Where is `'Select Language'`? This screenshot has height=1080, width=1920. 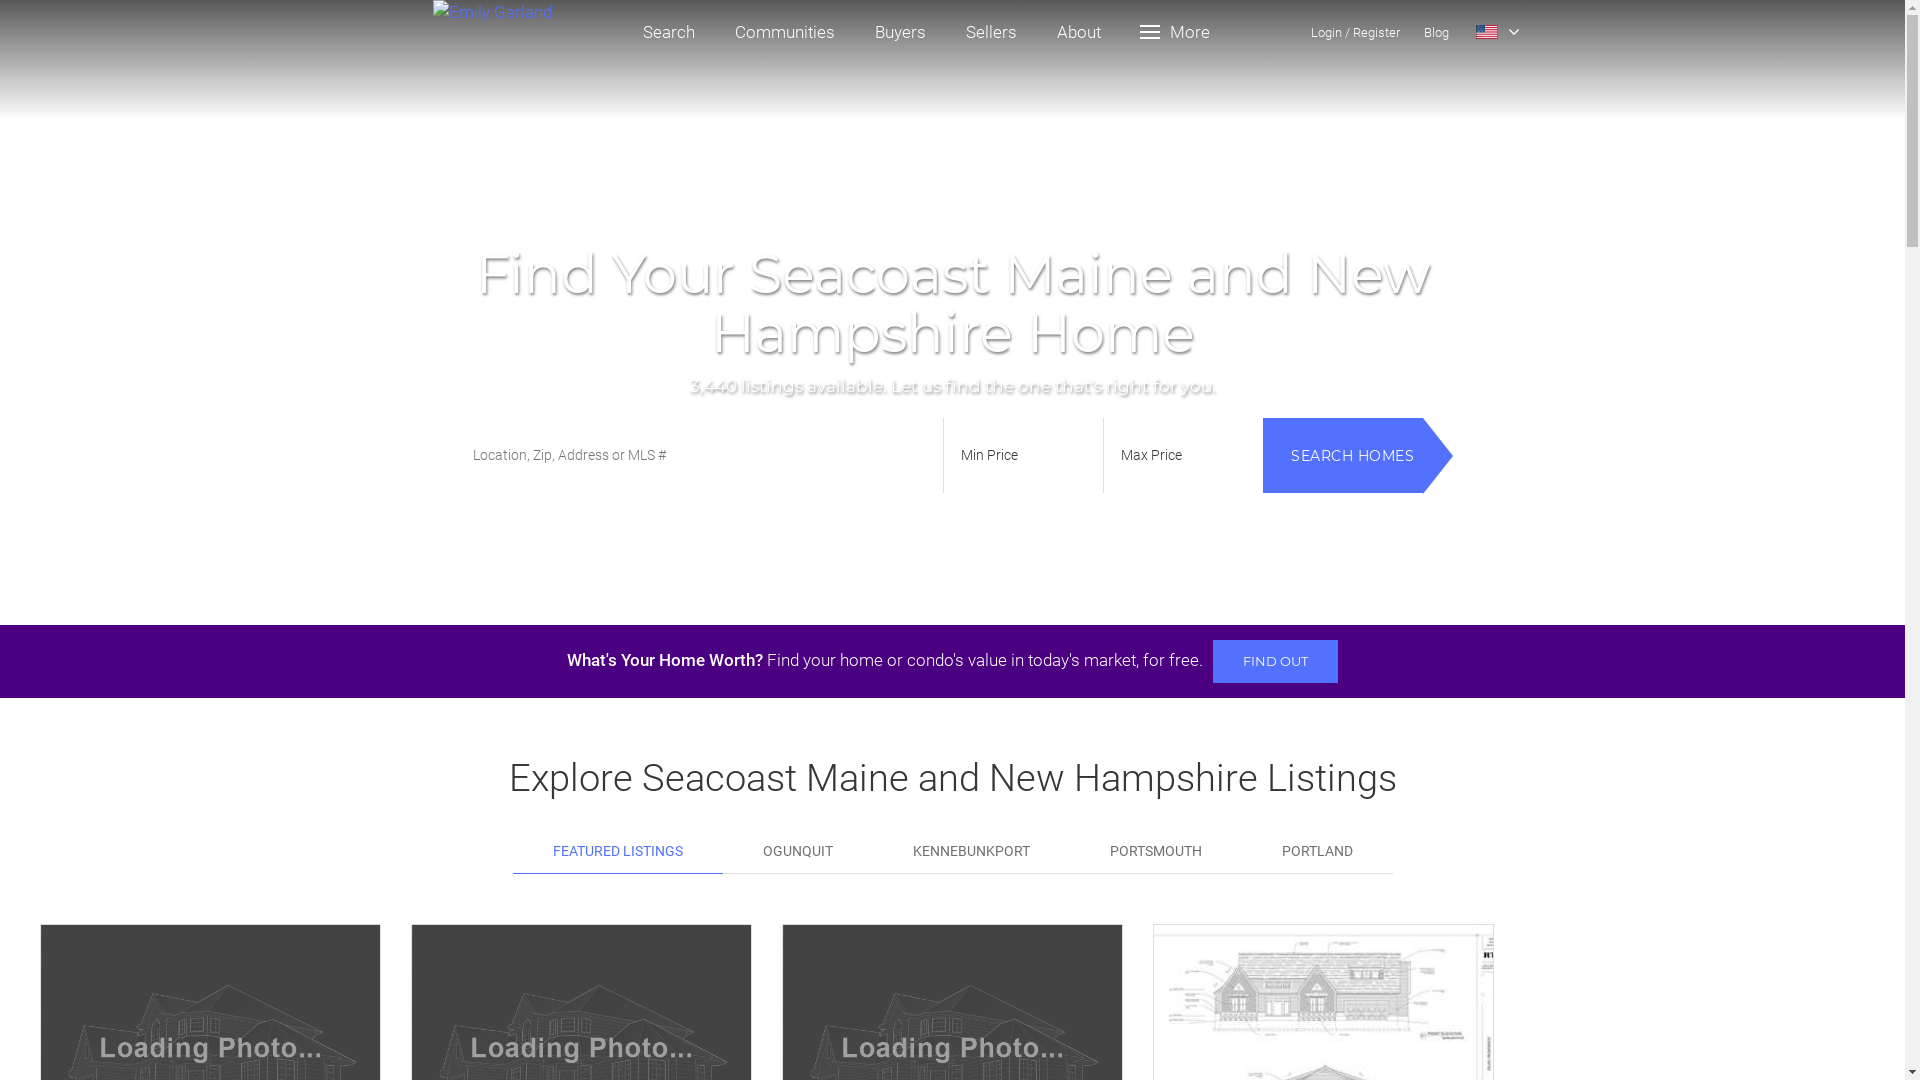
'Select Language' is located at coordinates (1476, 32).